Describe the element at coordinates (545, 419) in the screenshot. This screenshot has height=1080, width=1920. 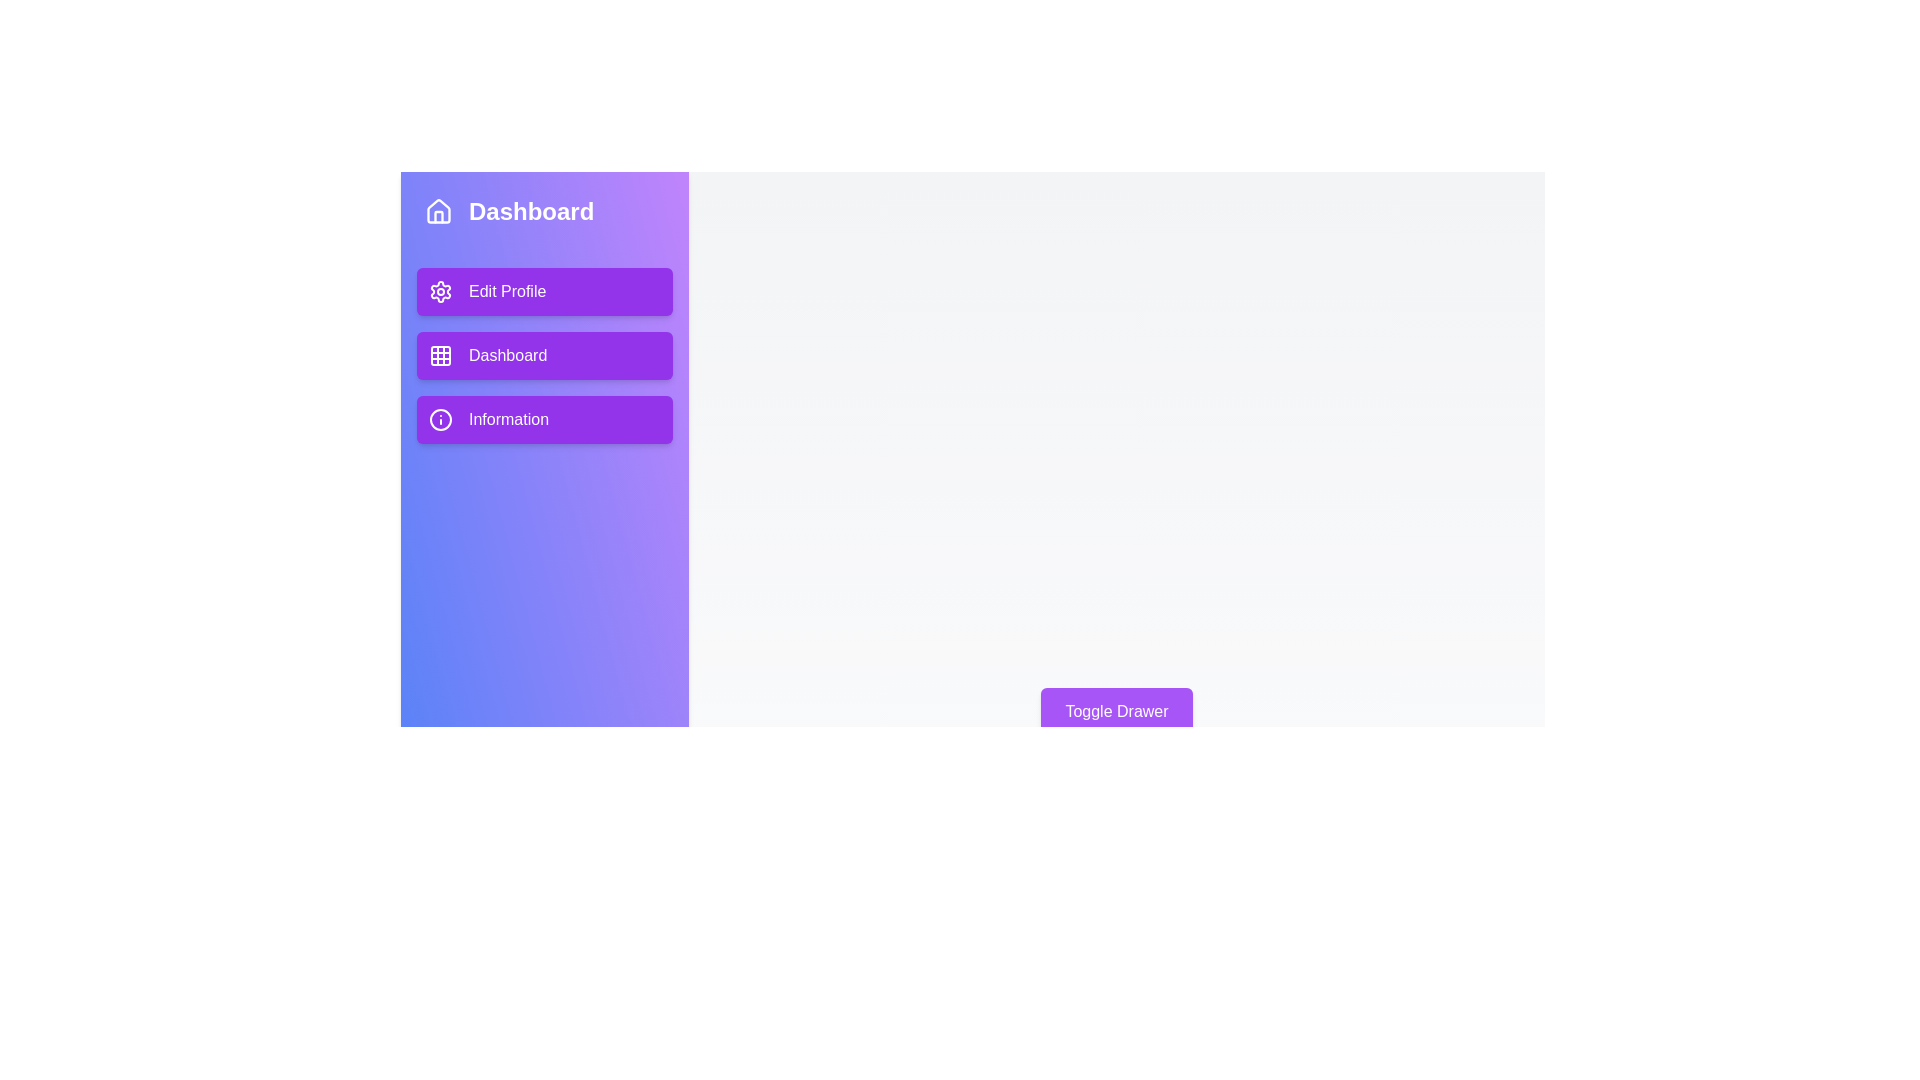
I see `the navigation menu item Information` at that location.